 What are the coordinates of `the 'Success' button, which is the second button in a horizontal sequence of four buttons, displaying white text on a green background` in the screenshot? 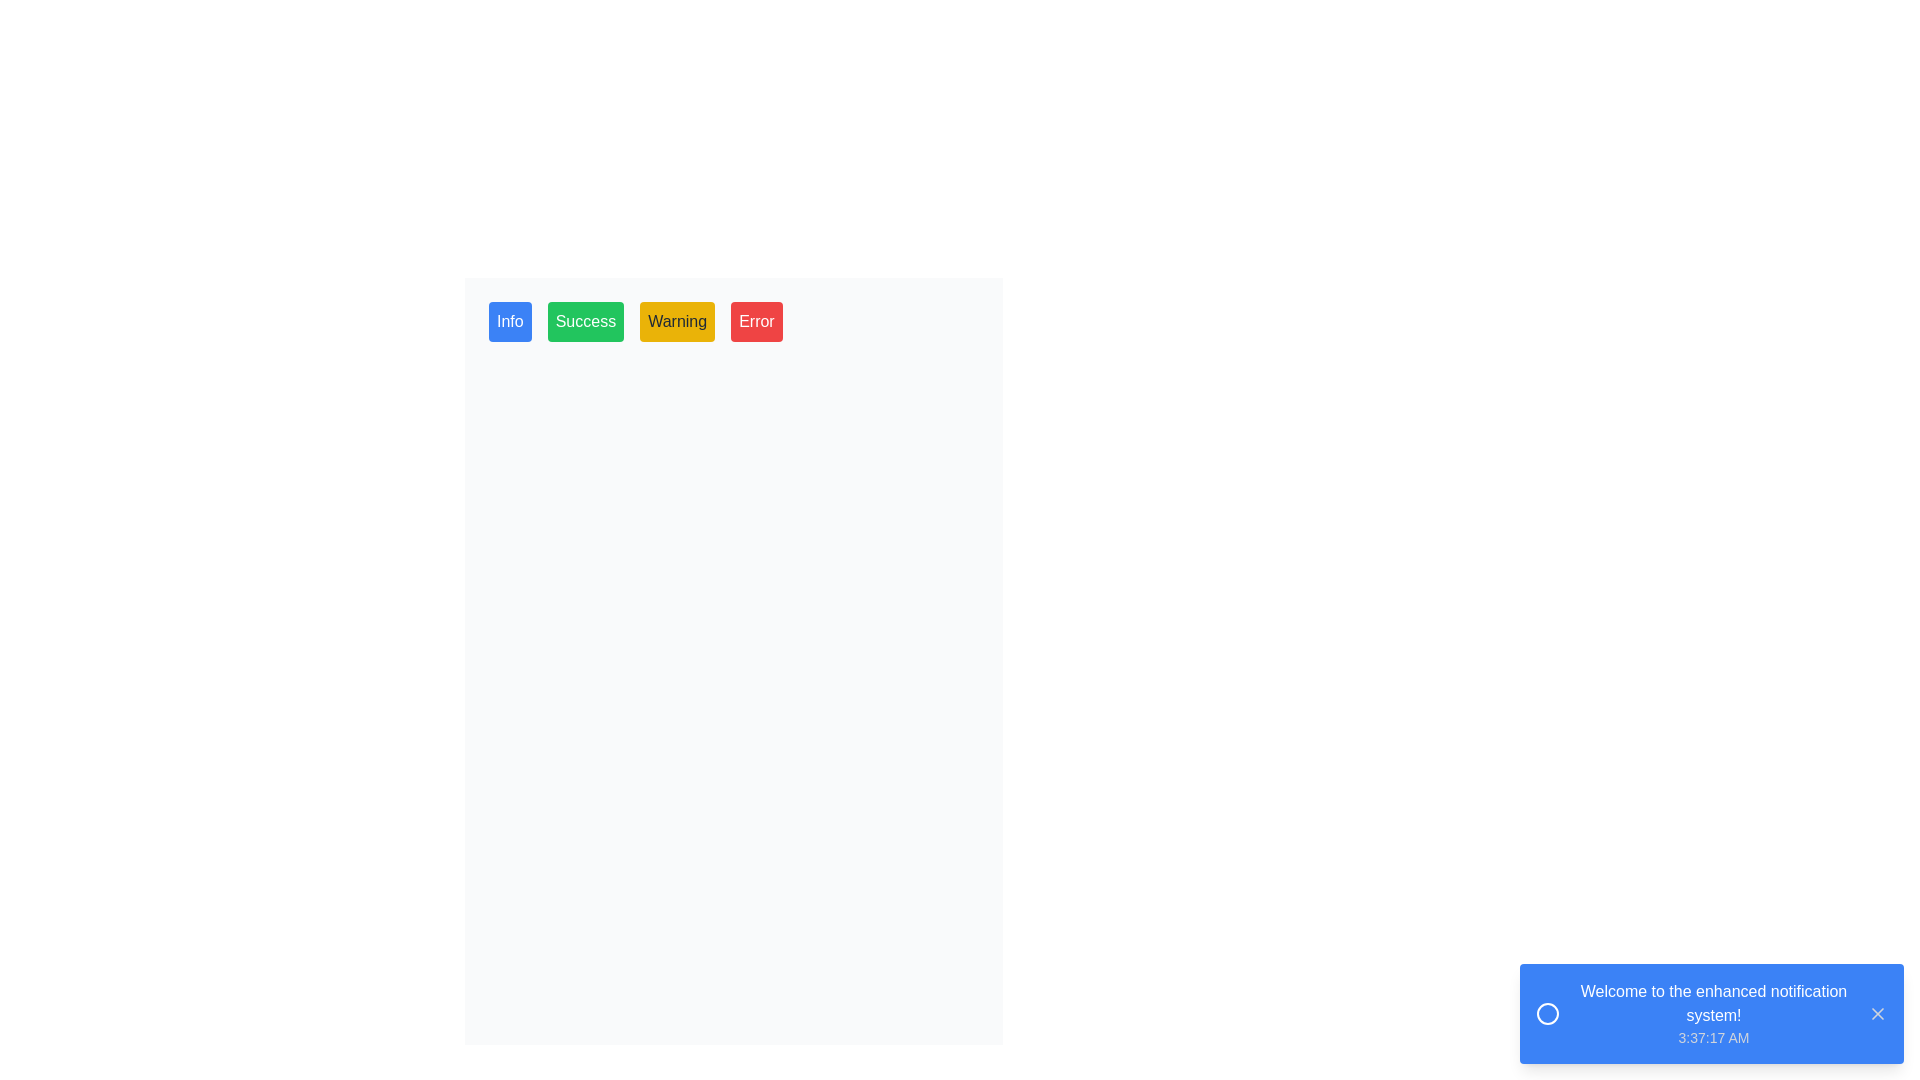 It's located at (584, 320).